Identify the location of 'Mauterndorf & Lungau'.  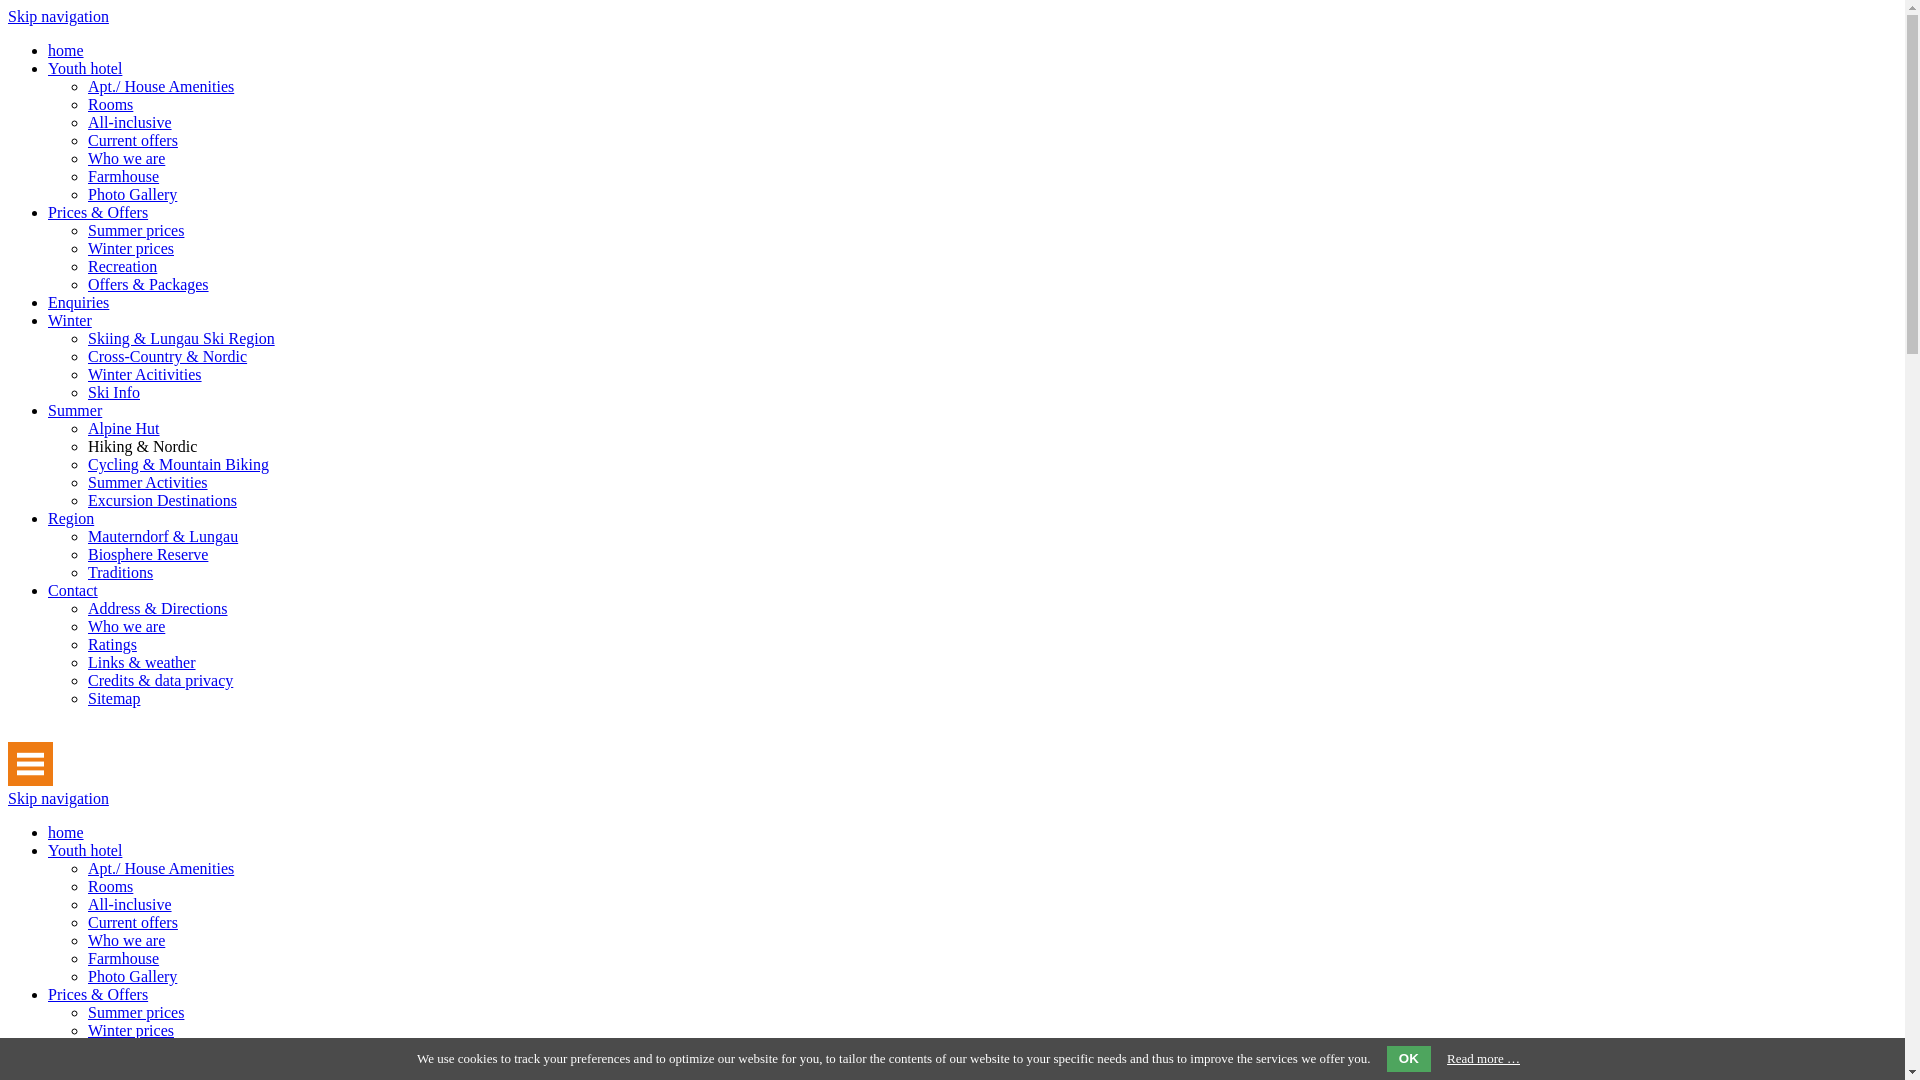
(86, 535).